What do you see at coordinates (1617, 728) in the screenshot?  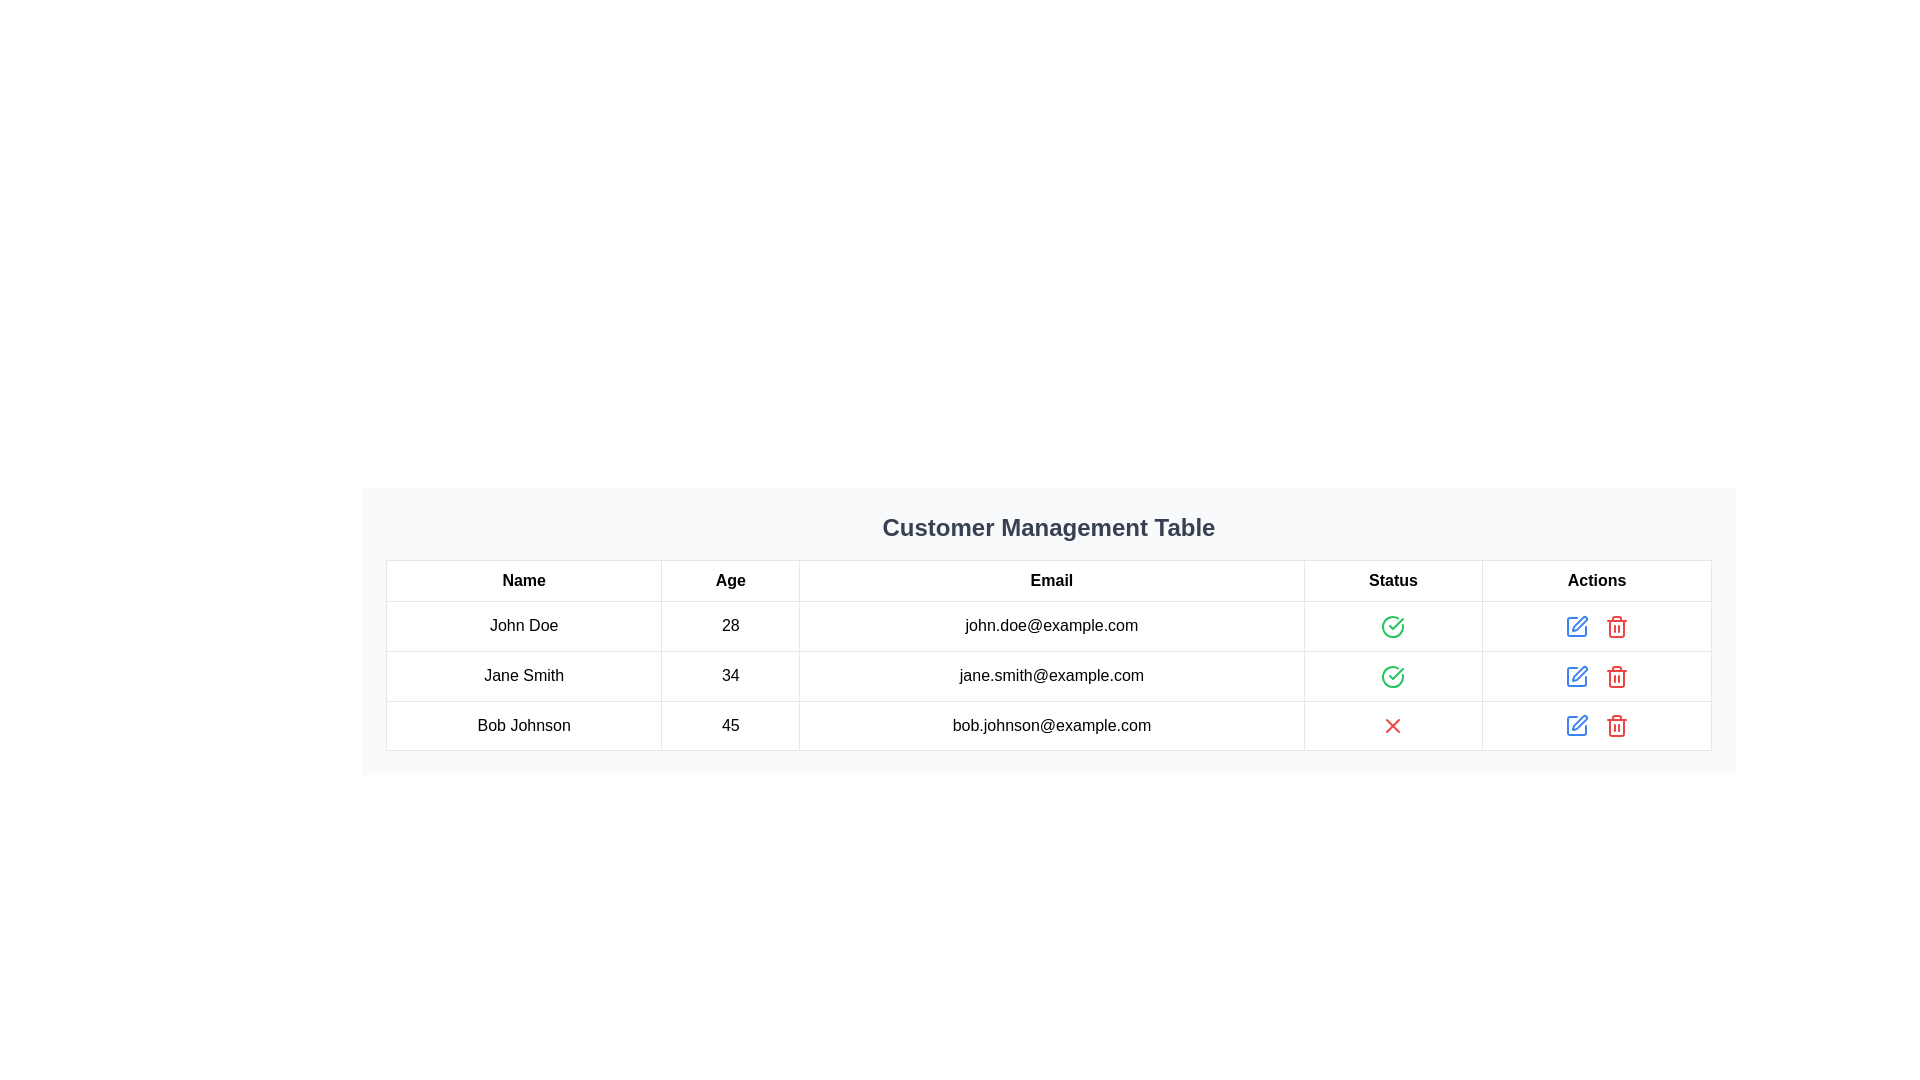 I see `the trash can icon in the Actions column of the third row in the Customer Management Table` at bounding box center [1617, 728].